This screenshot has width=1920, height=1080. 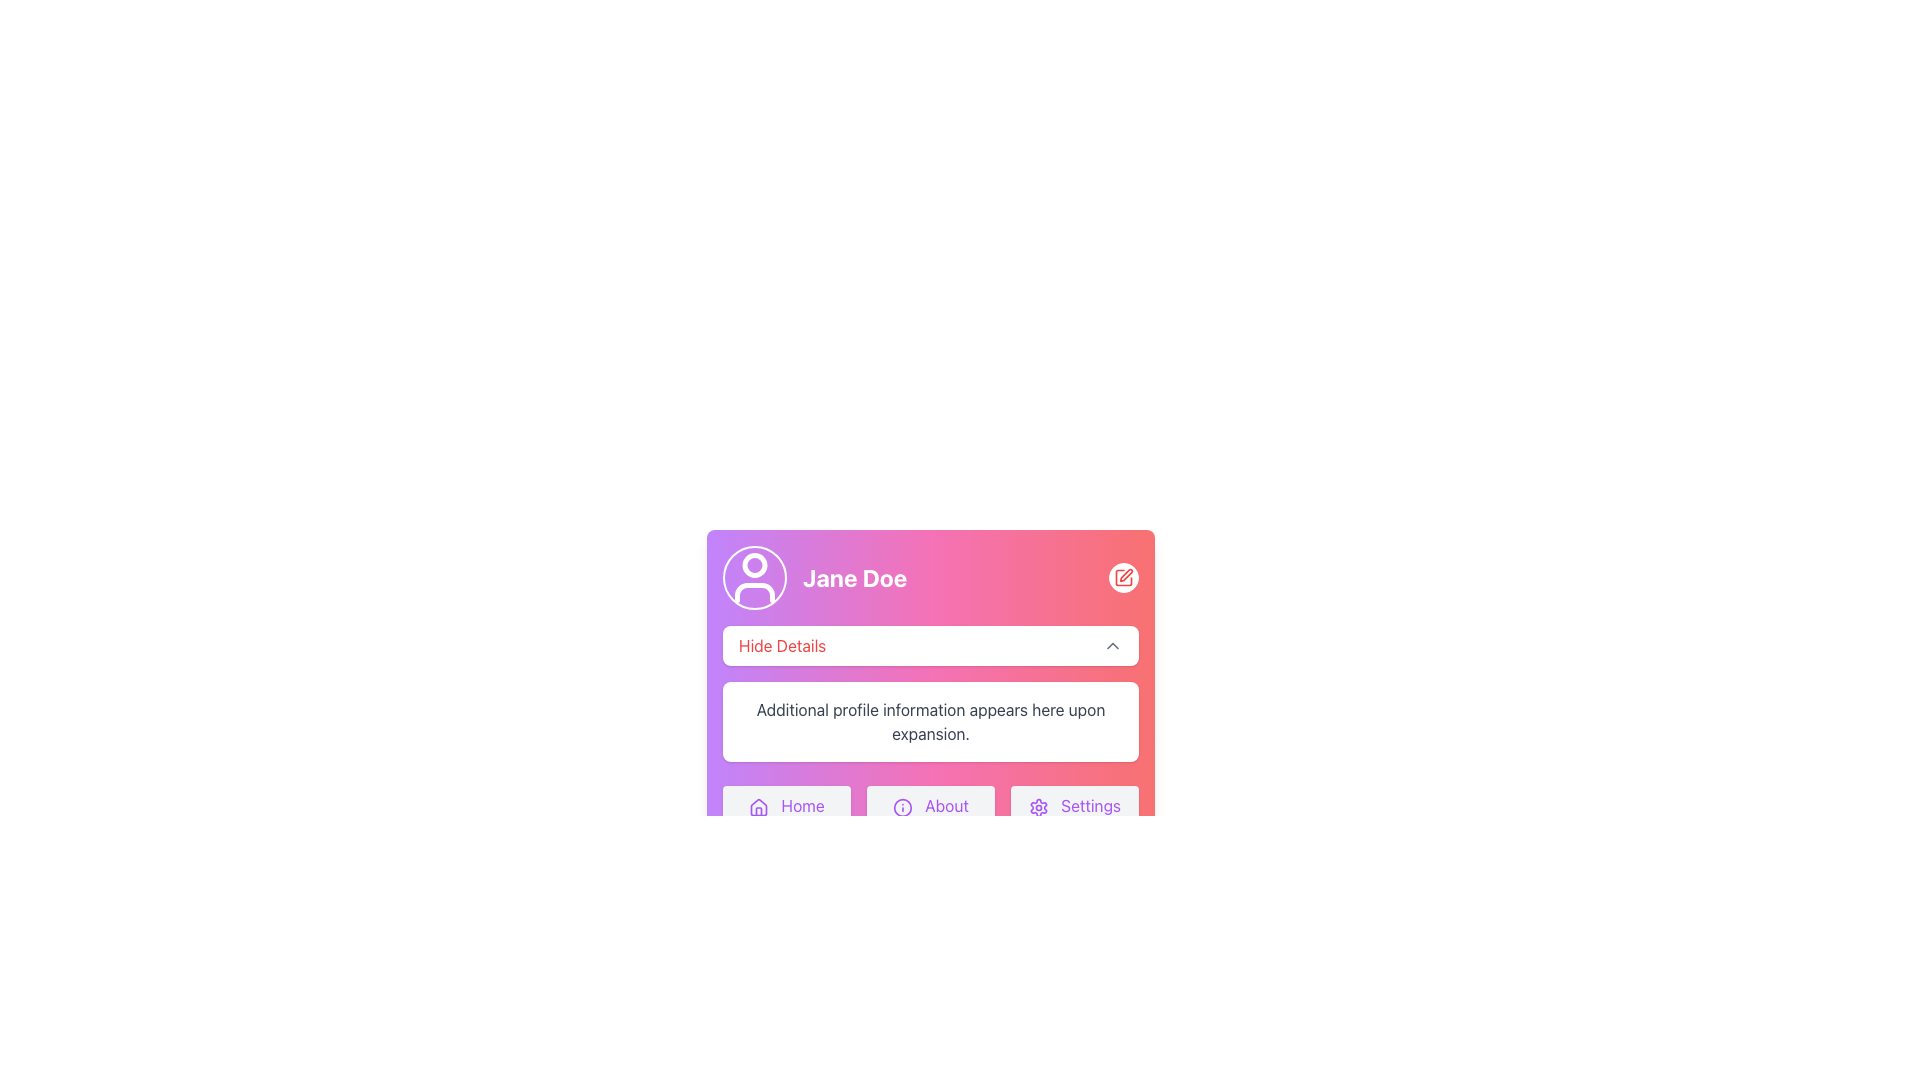 I want to click on the bold white text label 'Jane Doe' located near the user avatar icon in the header section of the user profile card, so click(x=855, y=578).